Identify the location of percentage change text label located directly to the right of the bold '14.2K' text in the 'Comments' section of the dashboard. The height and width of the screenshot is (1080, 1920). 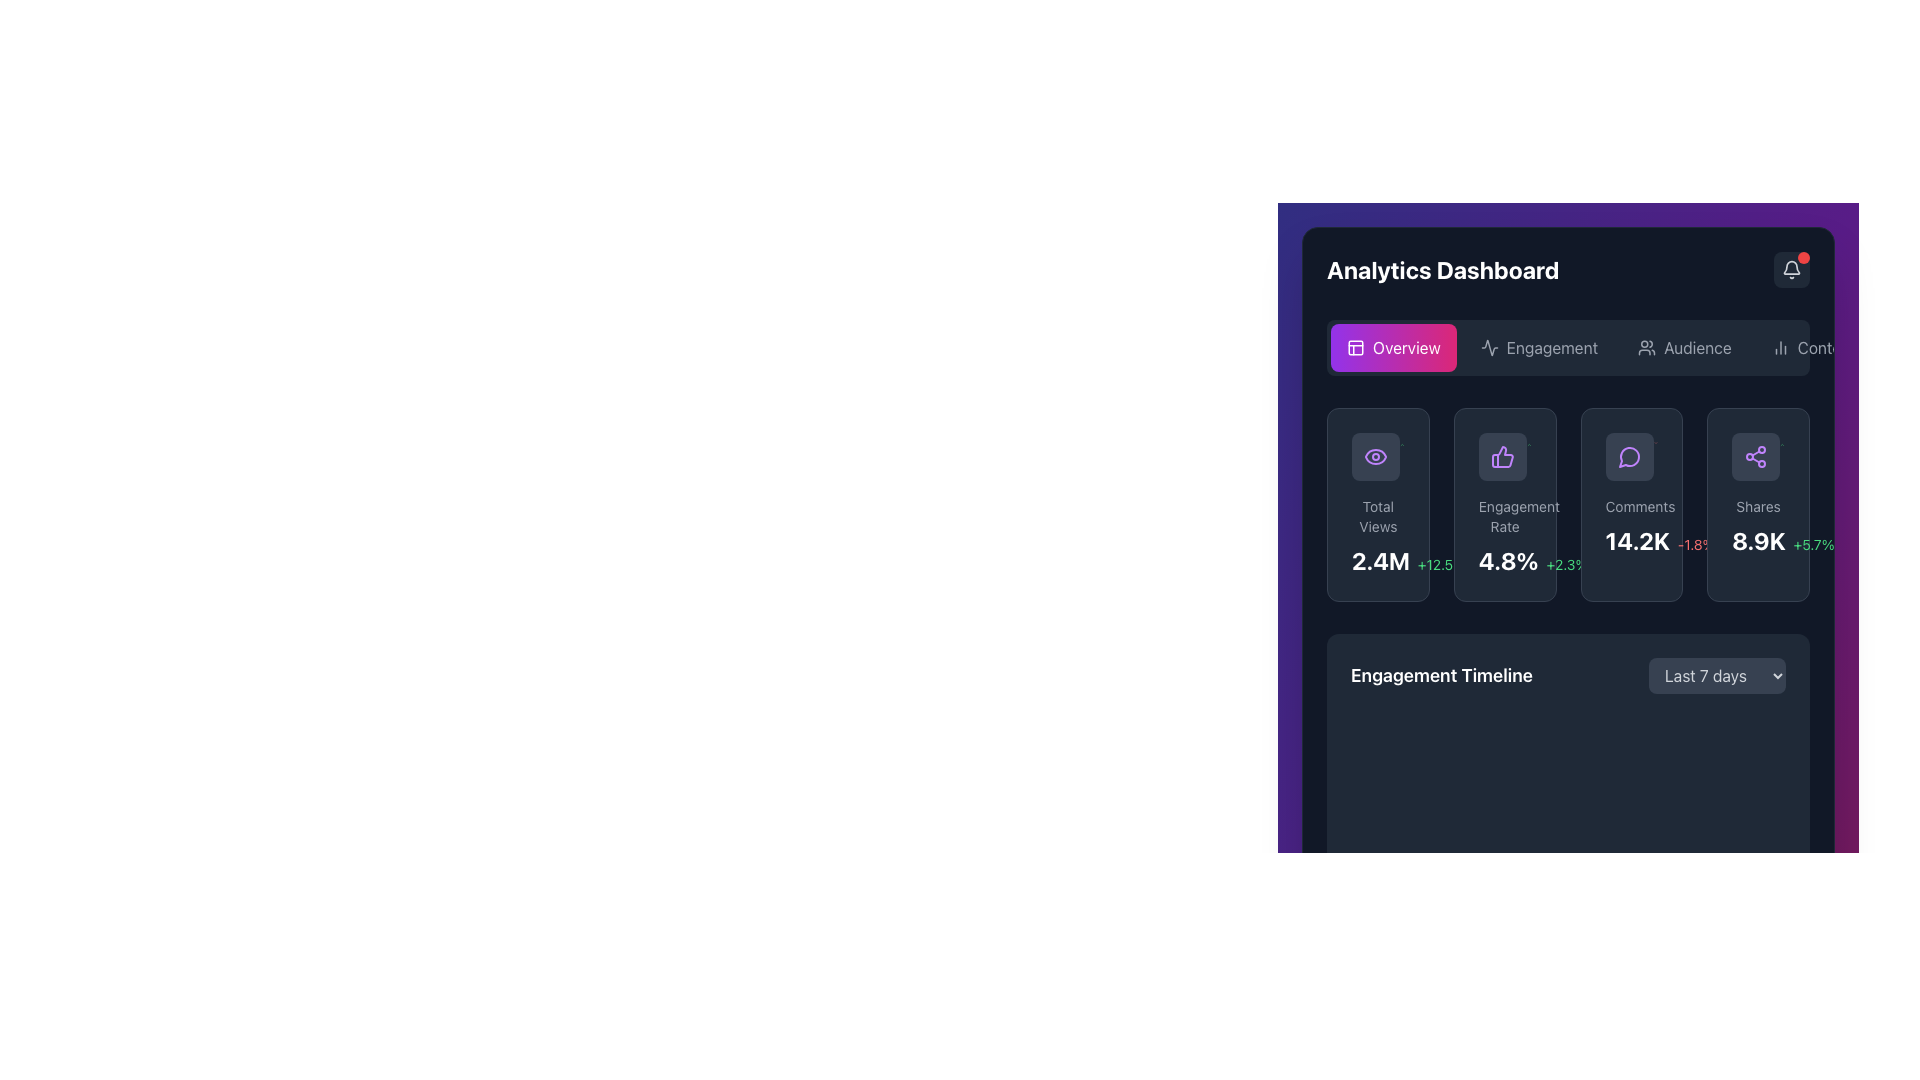
(1695, 544).